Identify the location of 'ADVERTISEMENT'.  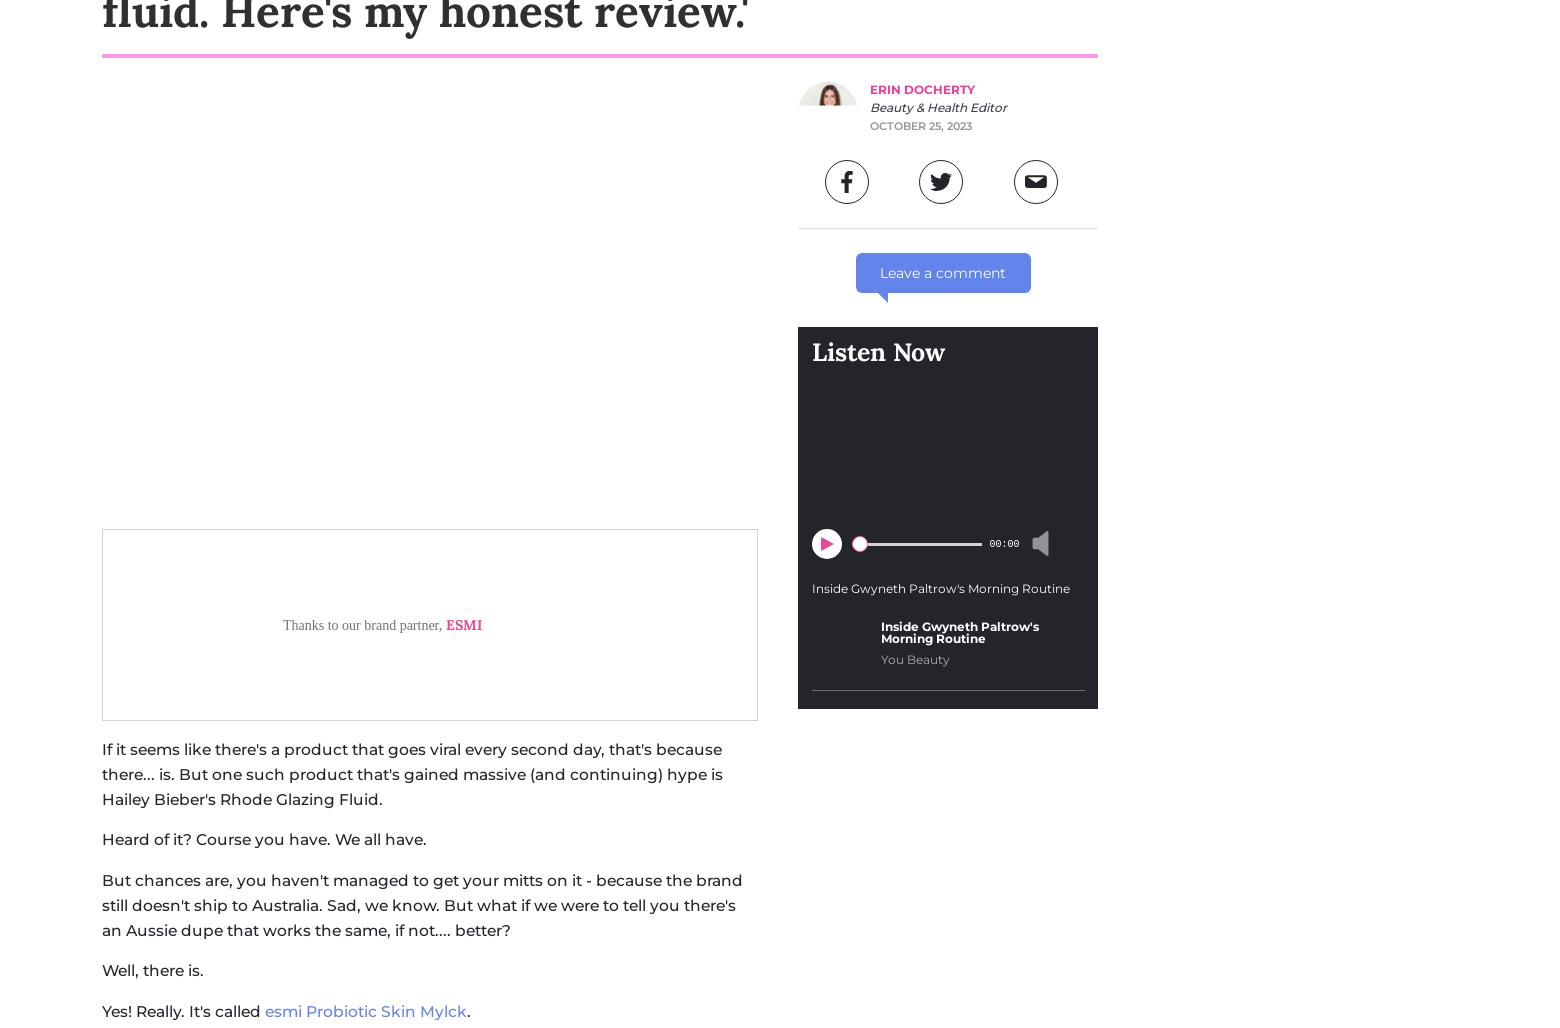
(562, 859).